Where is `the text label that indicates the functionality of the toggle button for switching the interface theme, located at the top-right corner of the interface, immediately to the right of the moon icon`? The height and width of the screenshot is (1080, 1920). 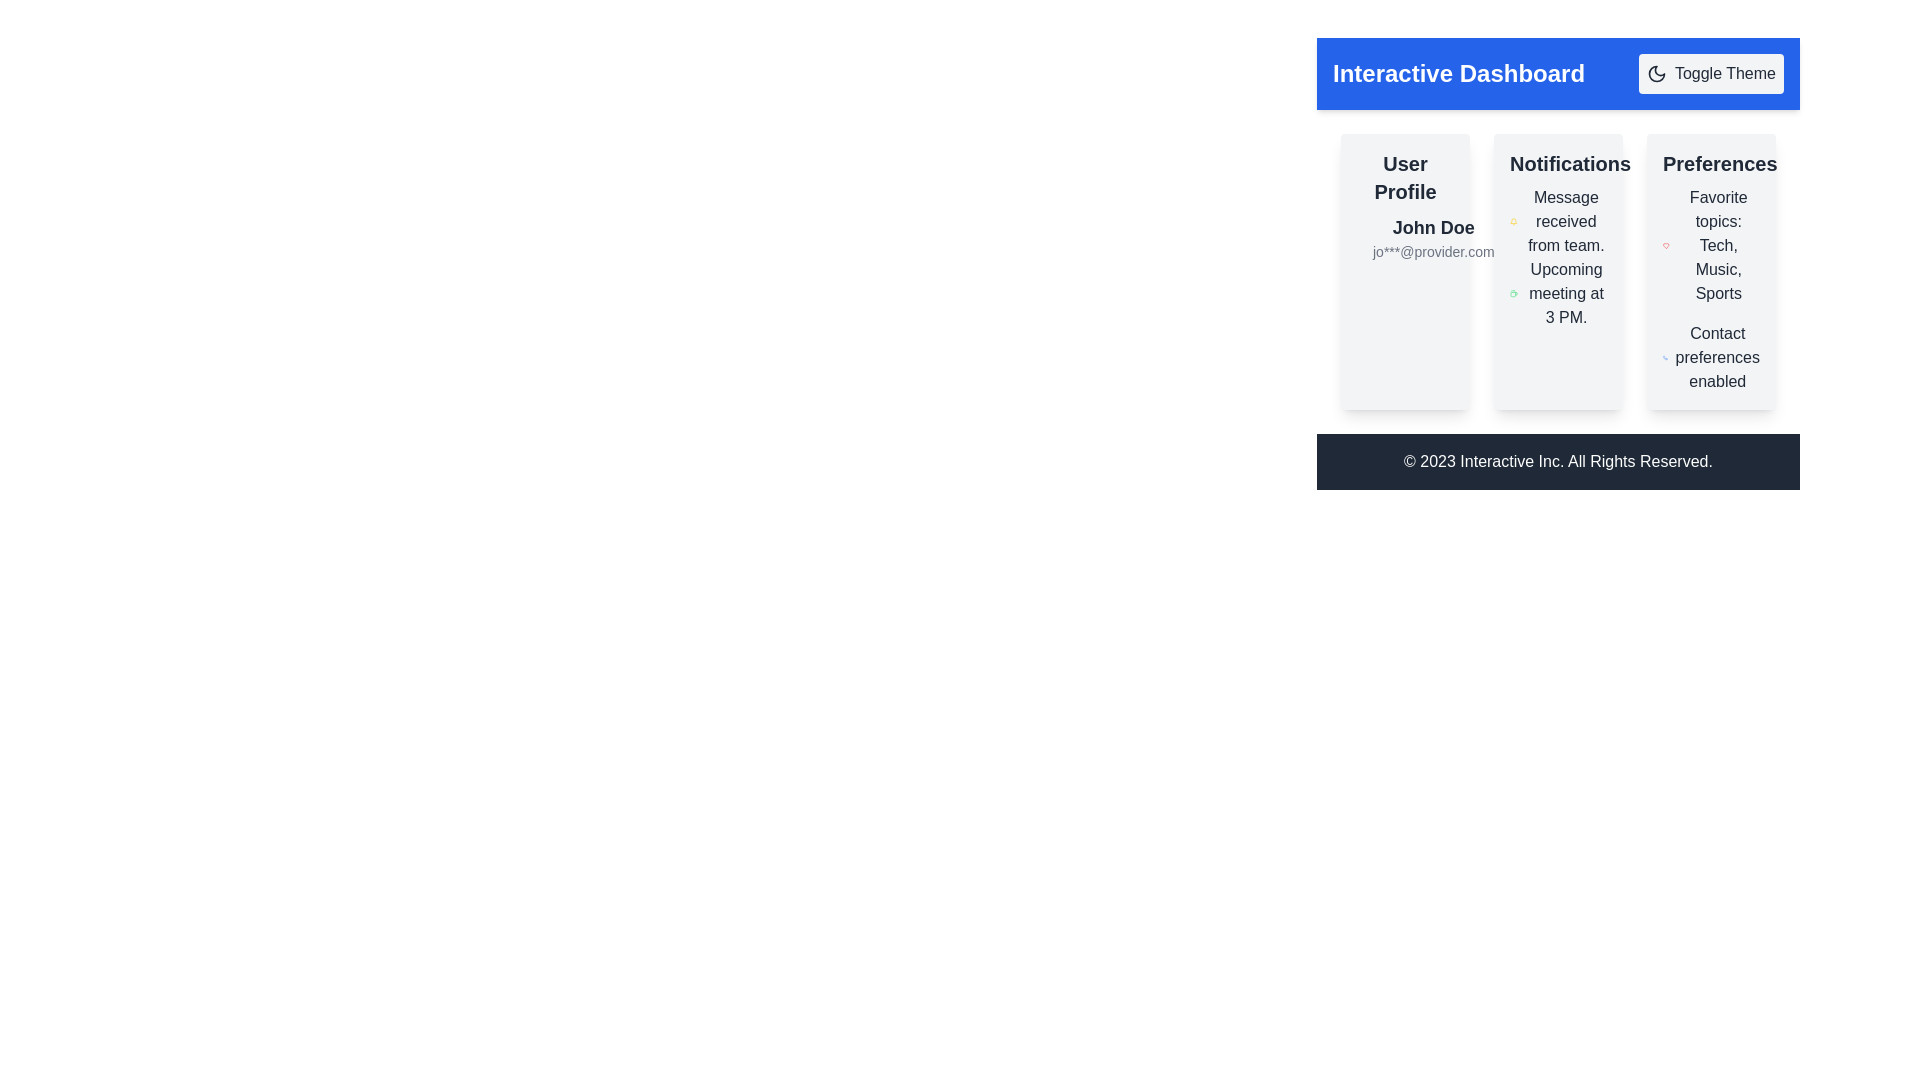 the text label that indicates the functionality of the toggle button for switching the interface theme, located at the top-right corner of the interface, immediately to the right of the moon icon is located at coordinates (1724, 72).